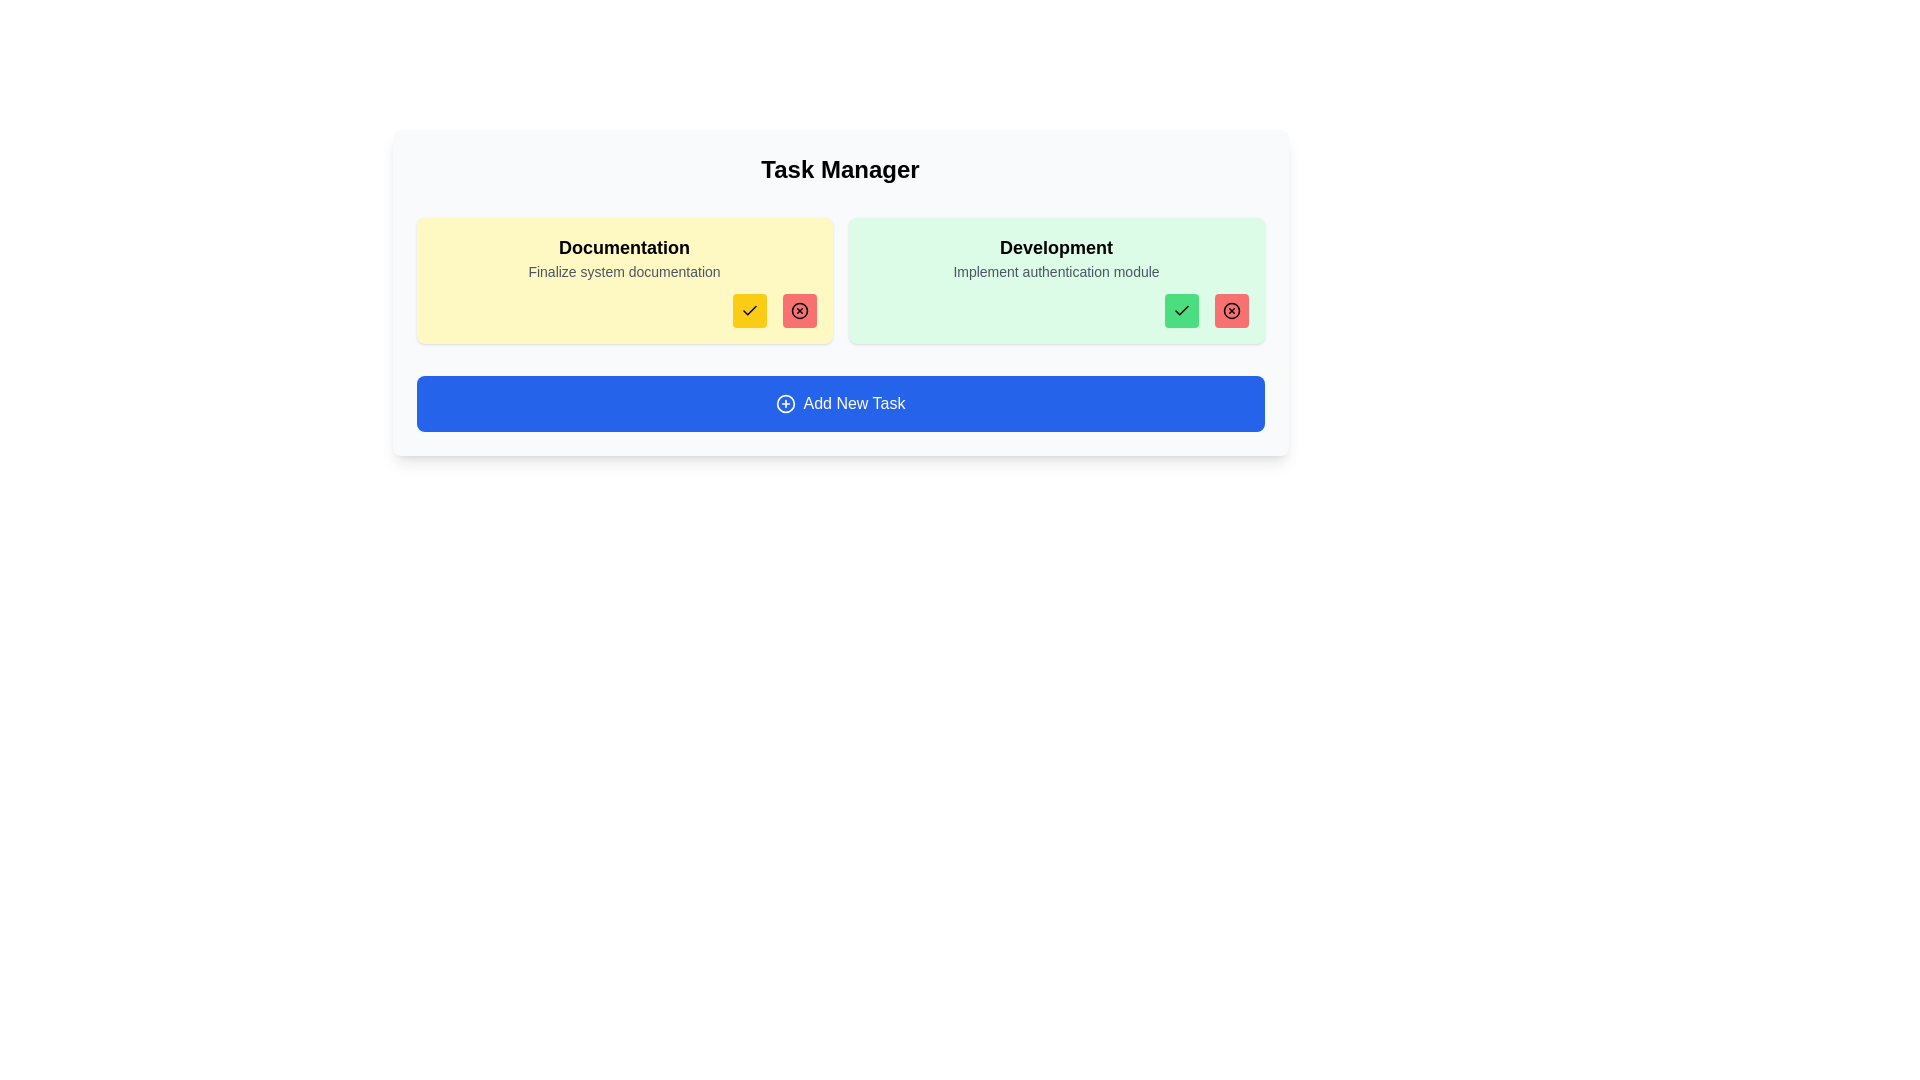  I want to click on the 'Documentation' text label, which is styled in a large bold font and located at the top of a yellow rounded rectangular card, so click(623, 246).